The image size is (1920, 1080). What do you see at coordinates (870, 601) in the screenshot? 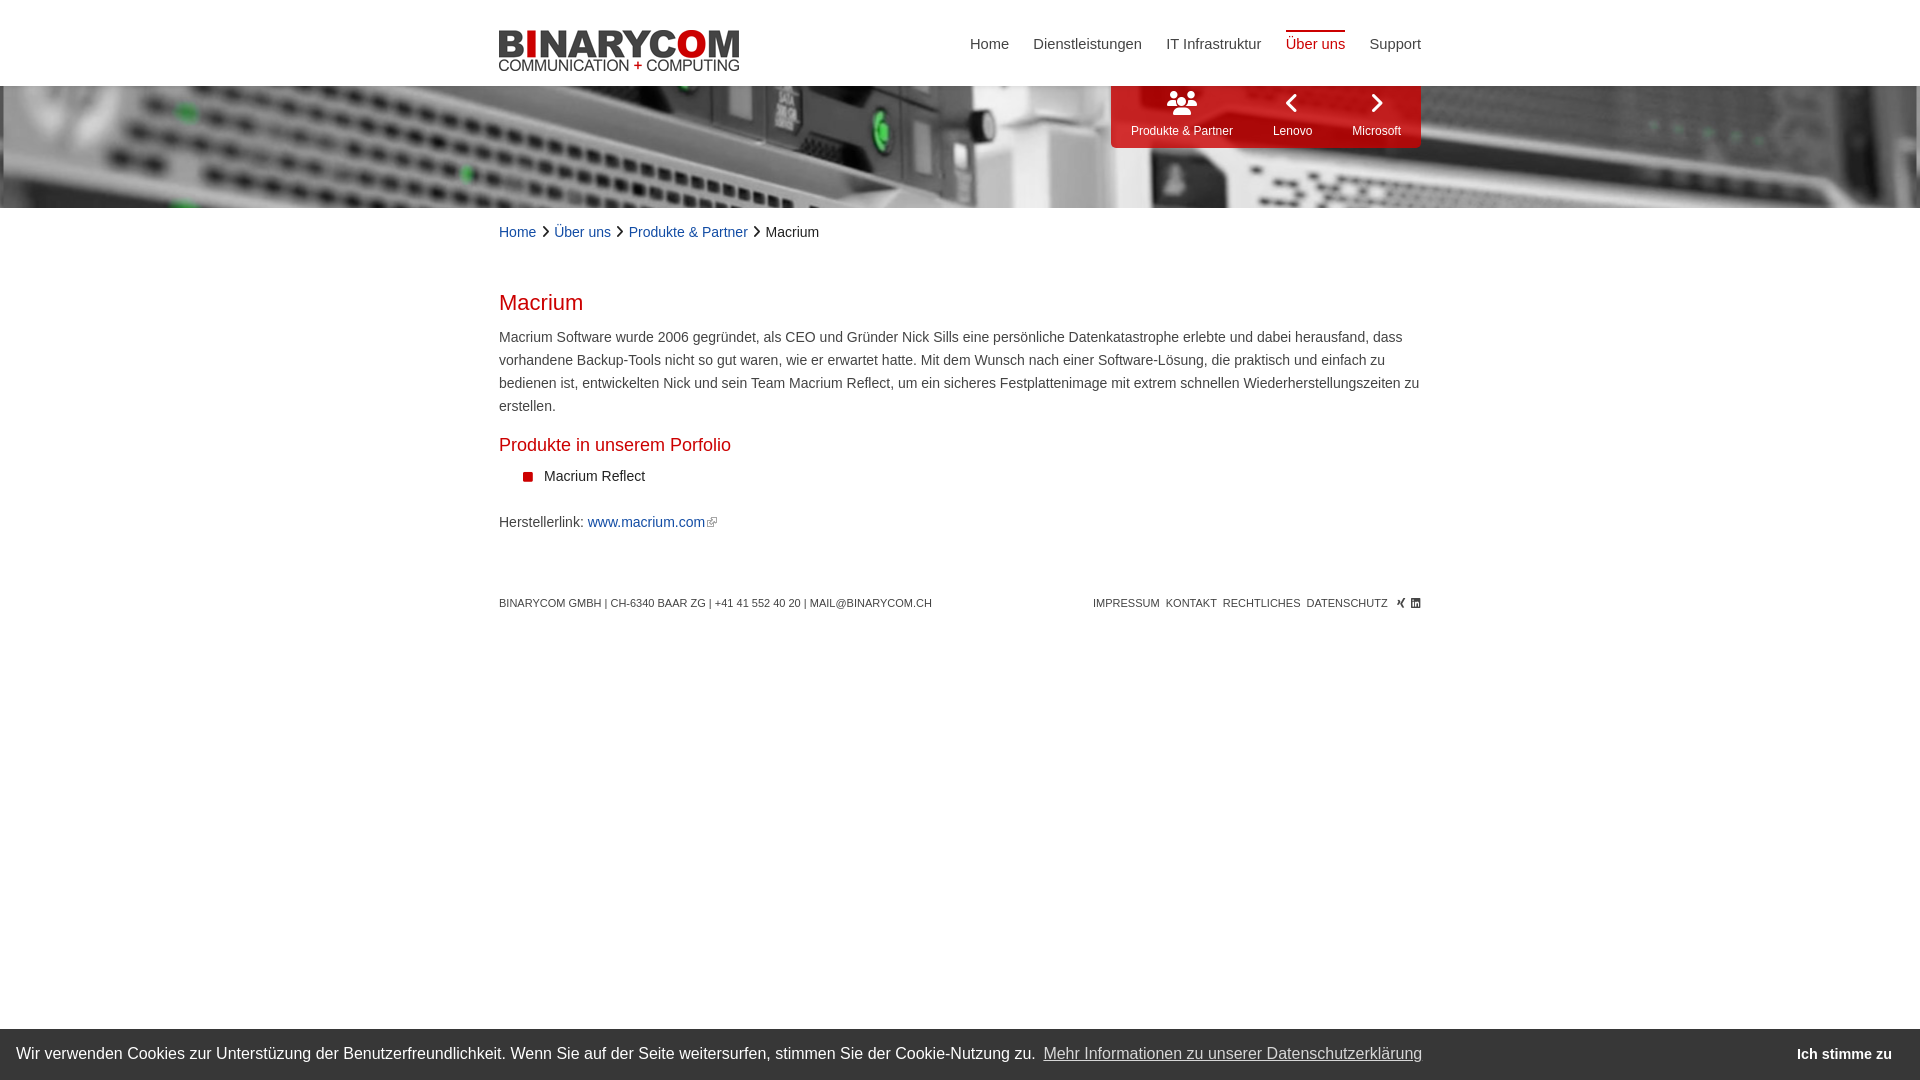
I see `'MAIL@BINARYCOM.CH'` at bounding box center [870, 601].